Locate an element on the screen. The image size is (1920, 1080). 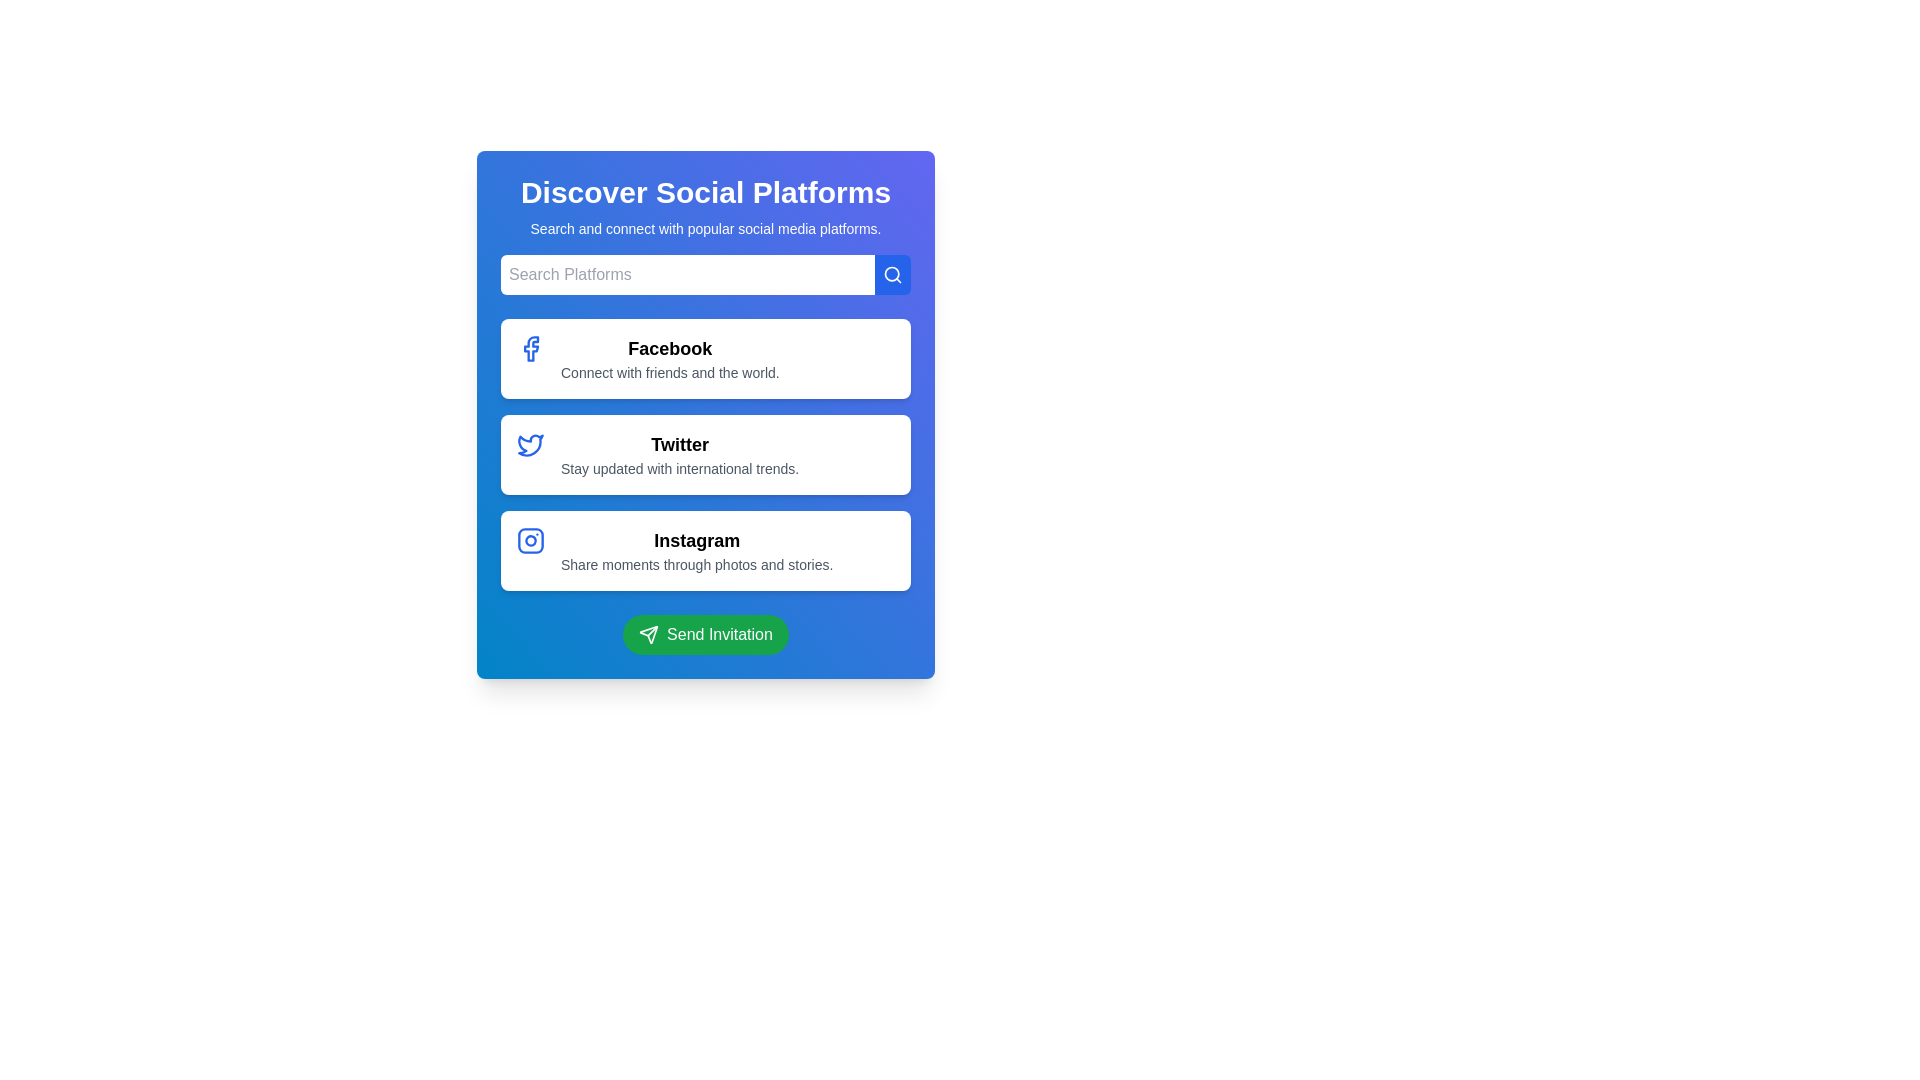
the rounded rectangle graphical icon representing the Instagram option in the interface by clicking on it is located at coordinates (531, 540).